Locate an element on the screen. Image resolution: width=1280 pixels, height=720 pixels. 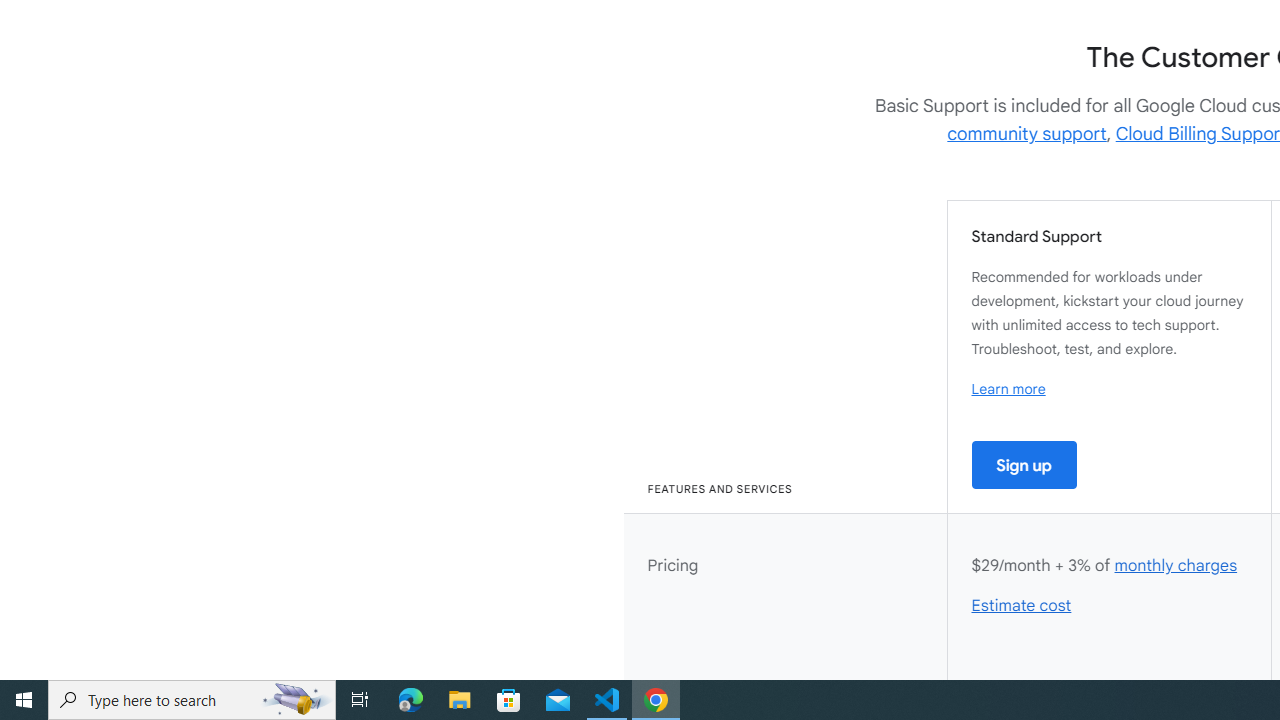
'Estimate cost' is located at coordinates (1022, 605).